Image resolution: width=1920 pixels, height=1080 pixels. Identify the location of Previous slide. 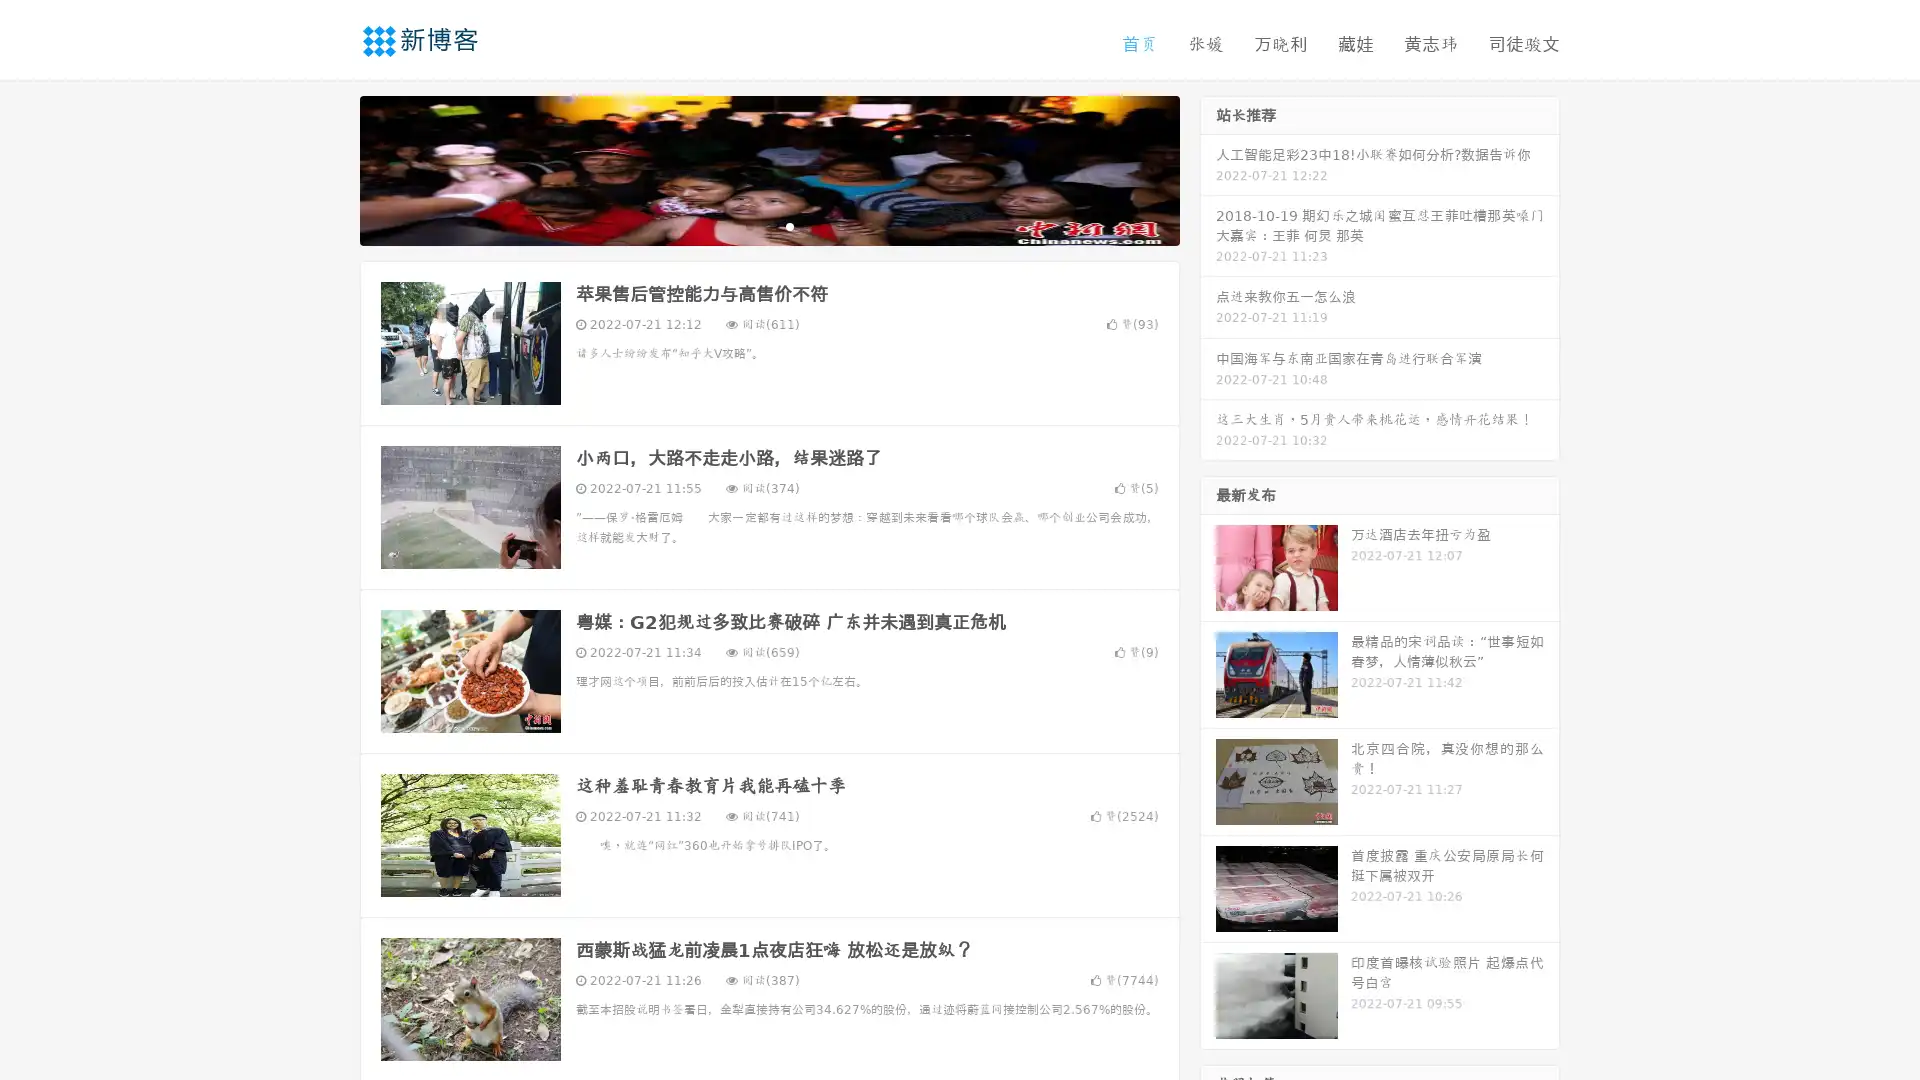
(330, 168).